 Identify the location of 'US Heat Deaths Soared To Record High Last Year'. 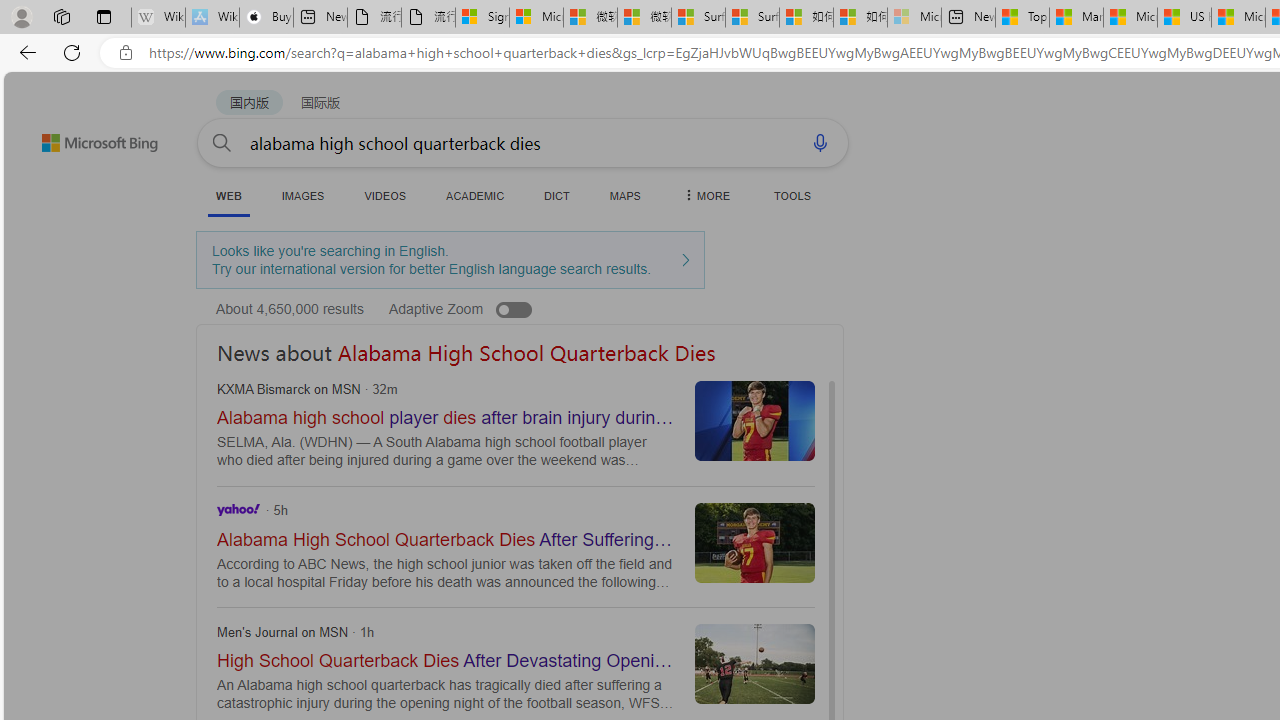
(1184, 17).